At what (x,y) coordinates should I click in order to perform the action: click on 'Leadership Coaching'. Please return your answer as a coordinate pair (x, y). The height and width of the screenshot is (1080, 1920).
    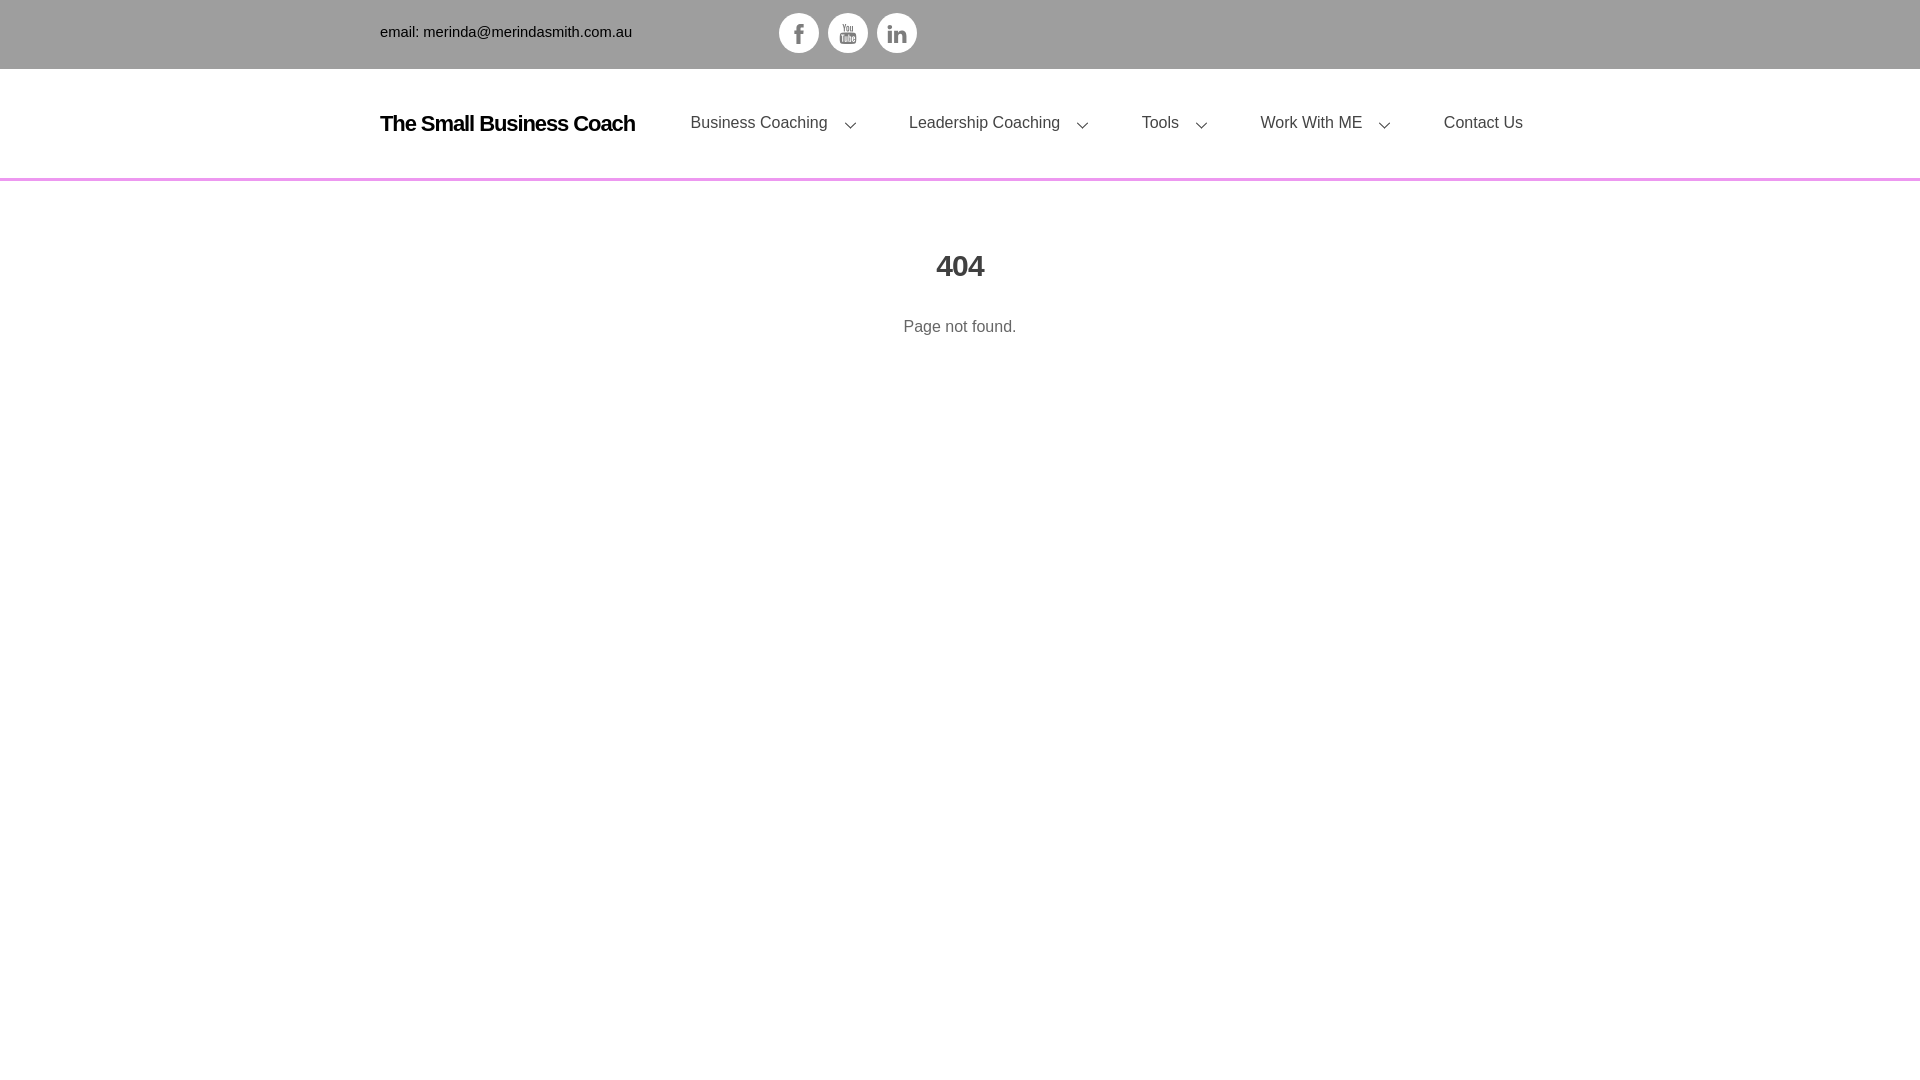
    Looking at the image, I should click on (1006, 123).